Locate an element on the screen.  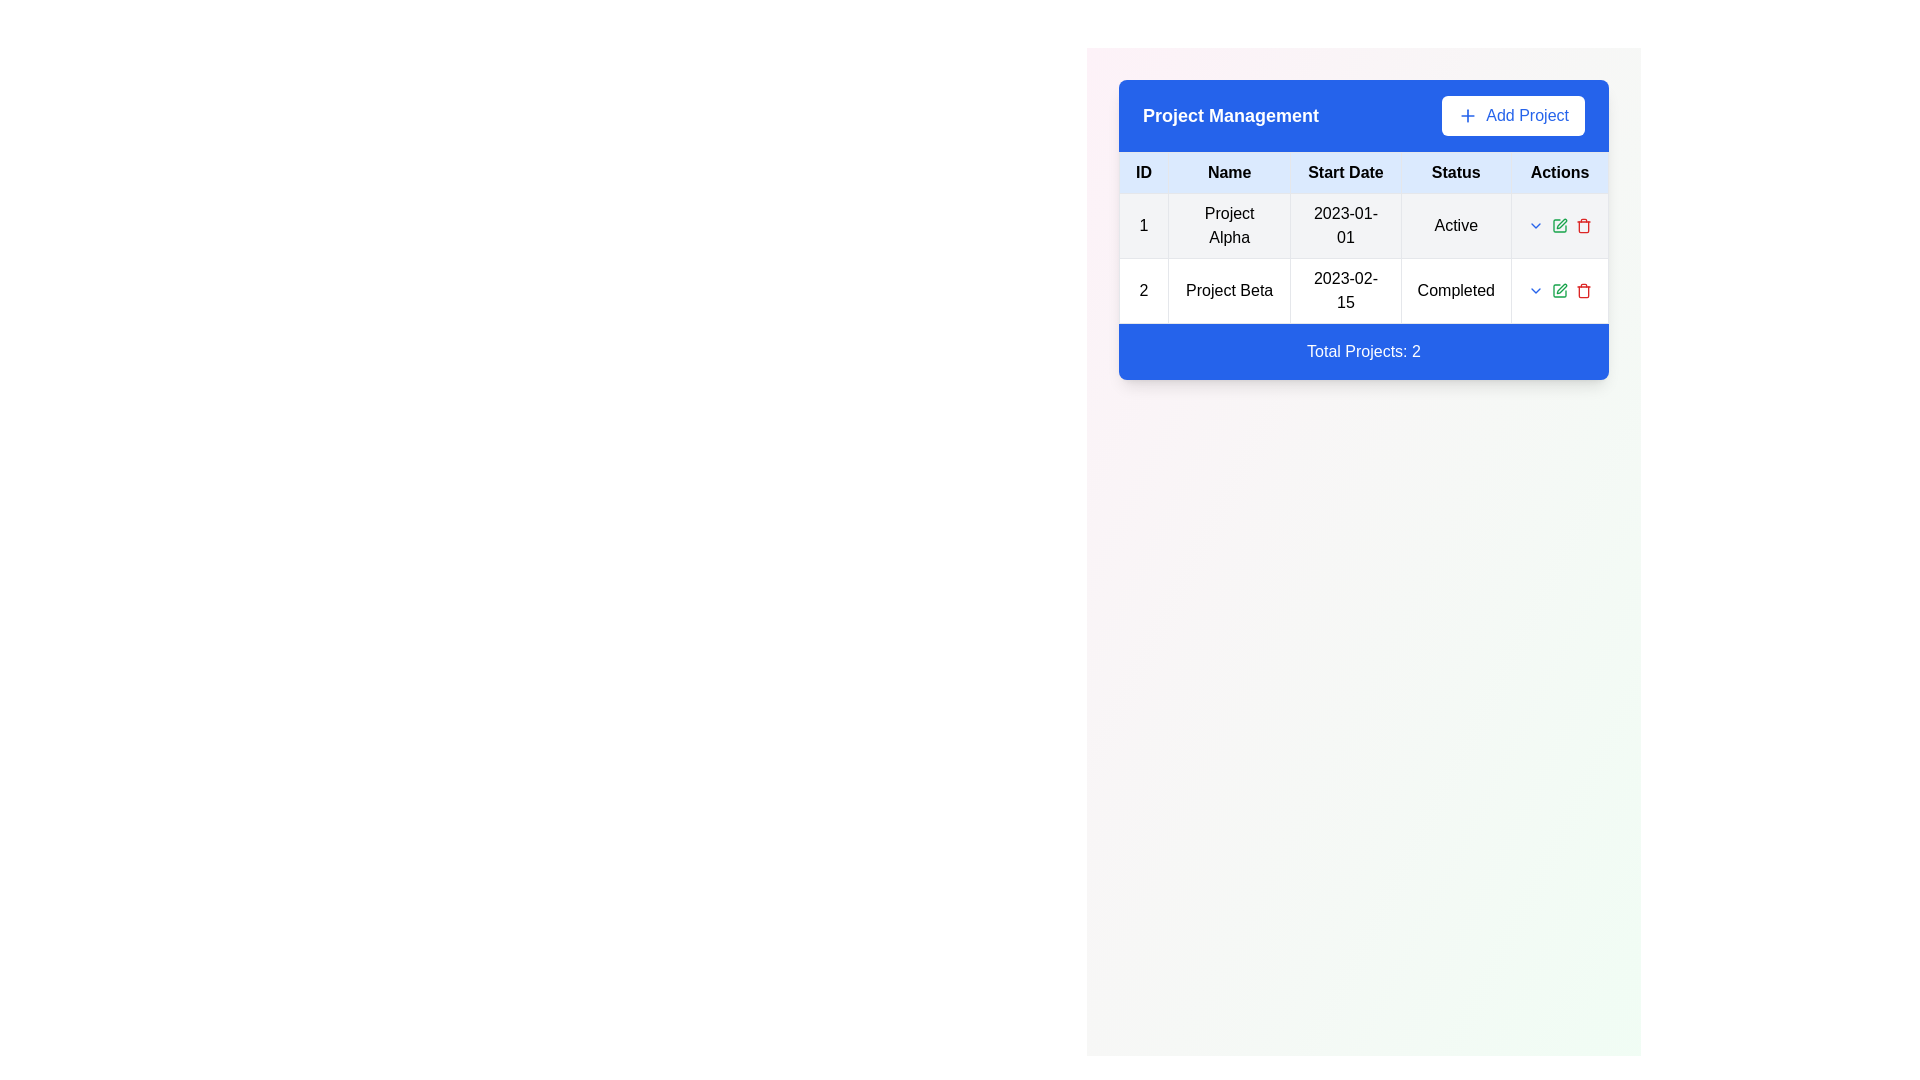
the 'Add New Project' button located in the top-right corner of the interface with a blue background, adjacent to 'Project Management' is located at coordinates (1513, 115).